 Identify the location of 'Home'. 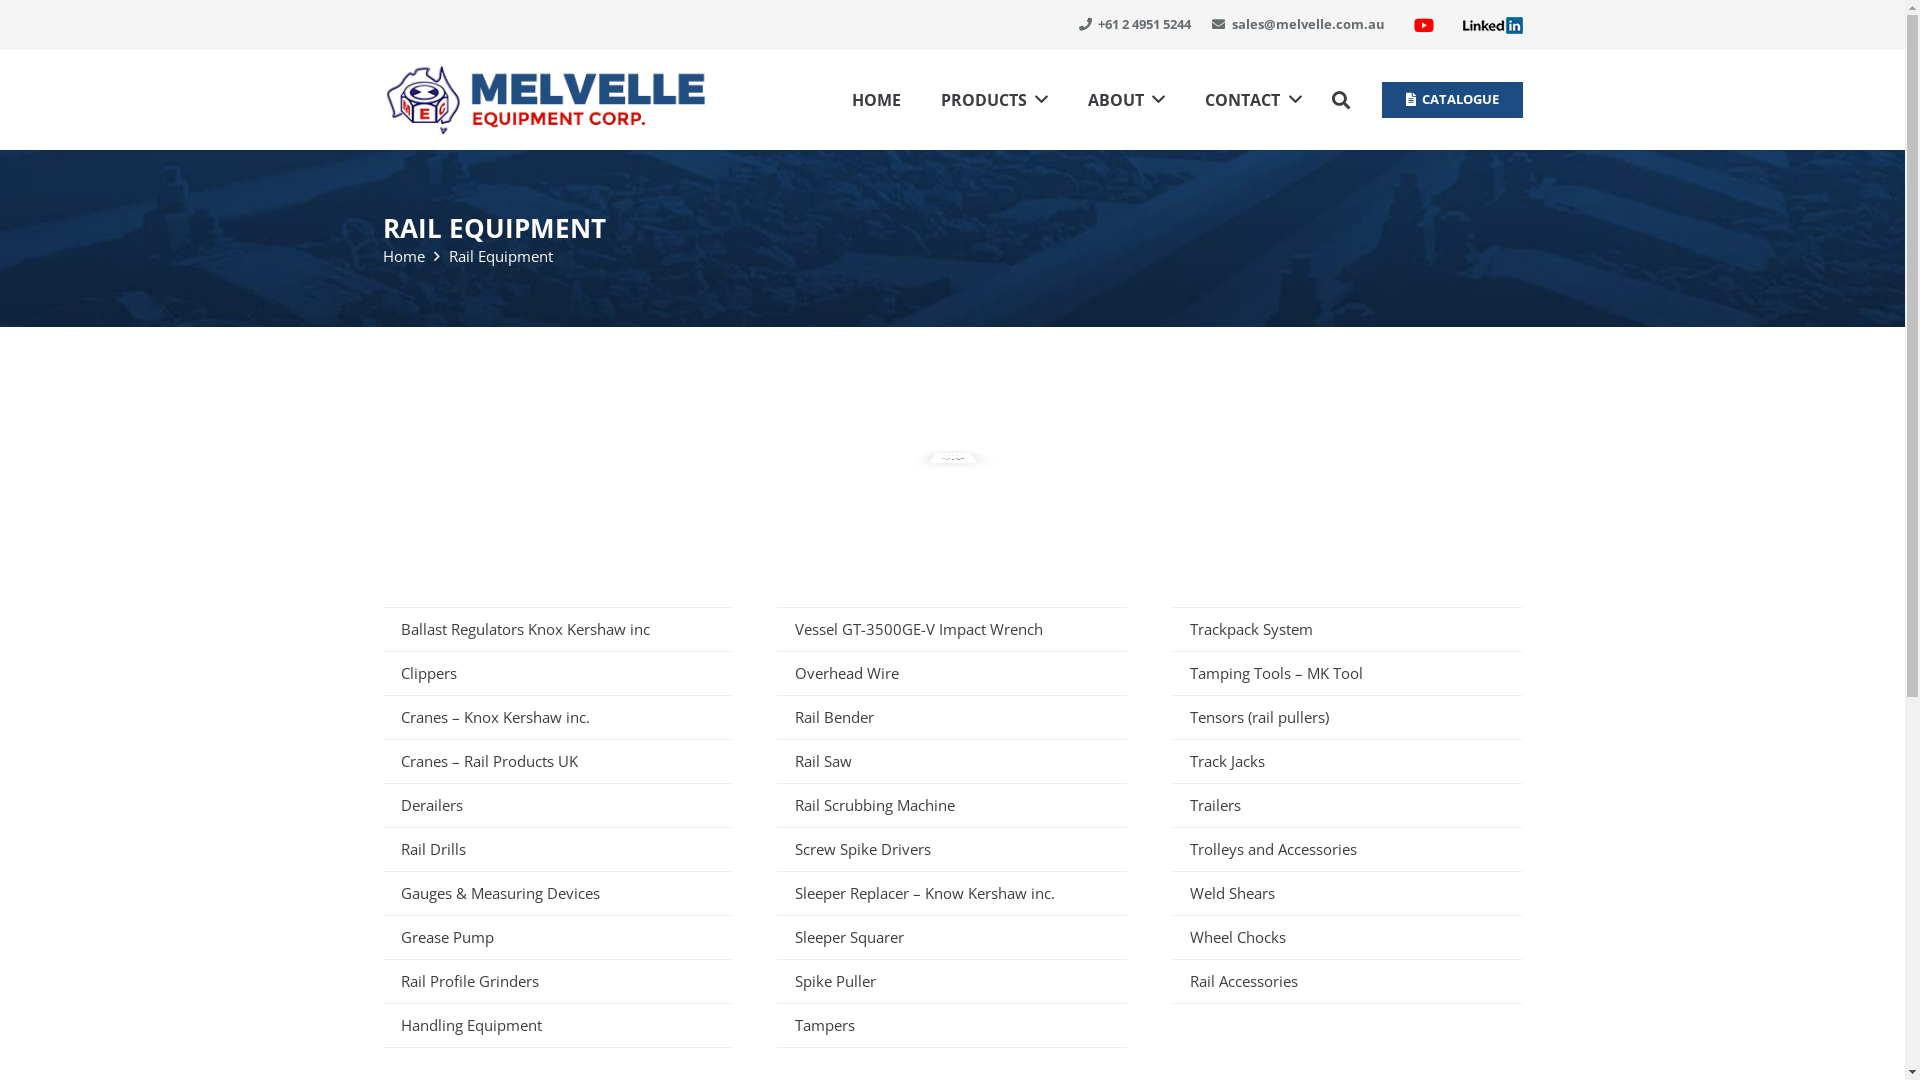
(382, 254).